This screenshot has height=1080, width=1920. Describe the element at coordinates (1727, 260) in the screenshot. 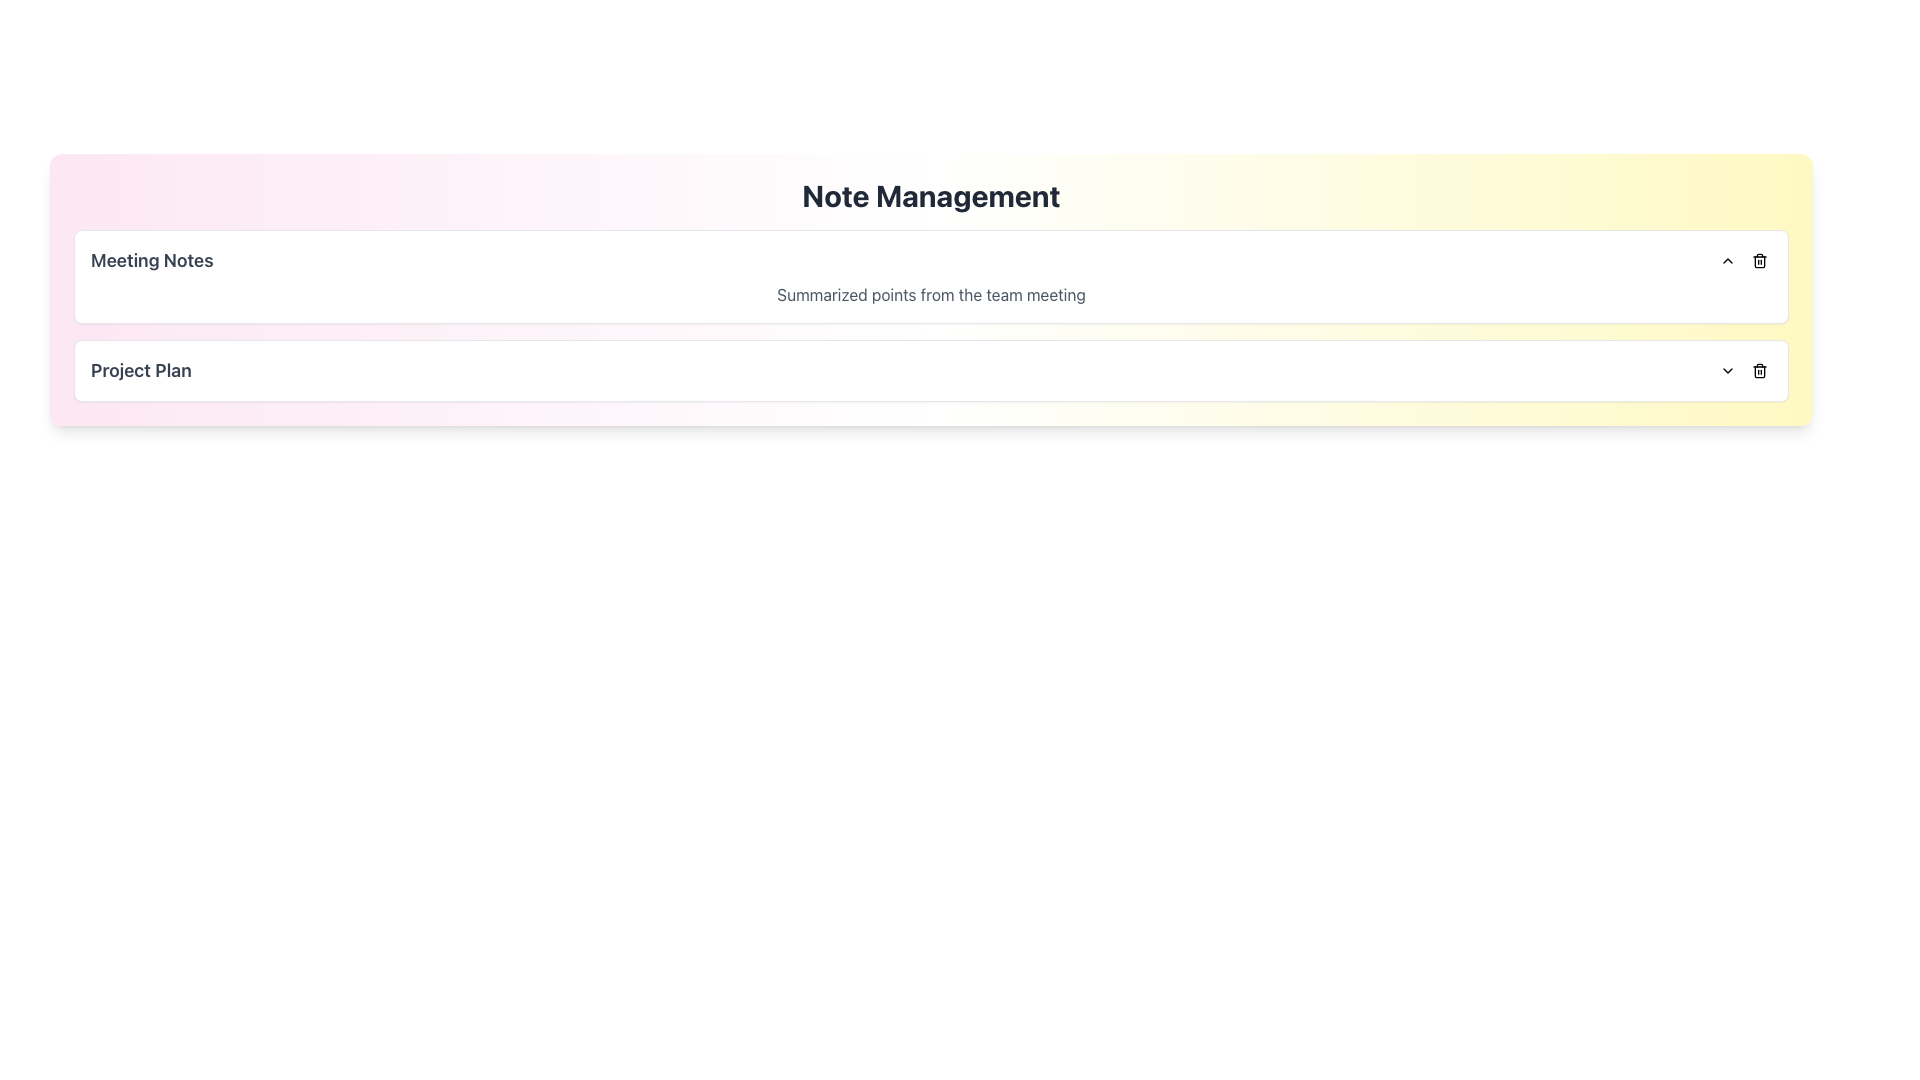

I see `the interactive icon button for collapsing or hiding the content of the 'Project Plan' section, located next to the 'Project Plan' label in the top section of the second row` at that location.